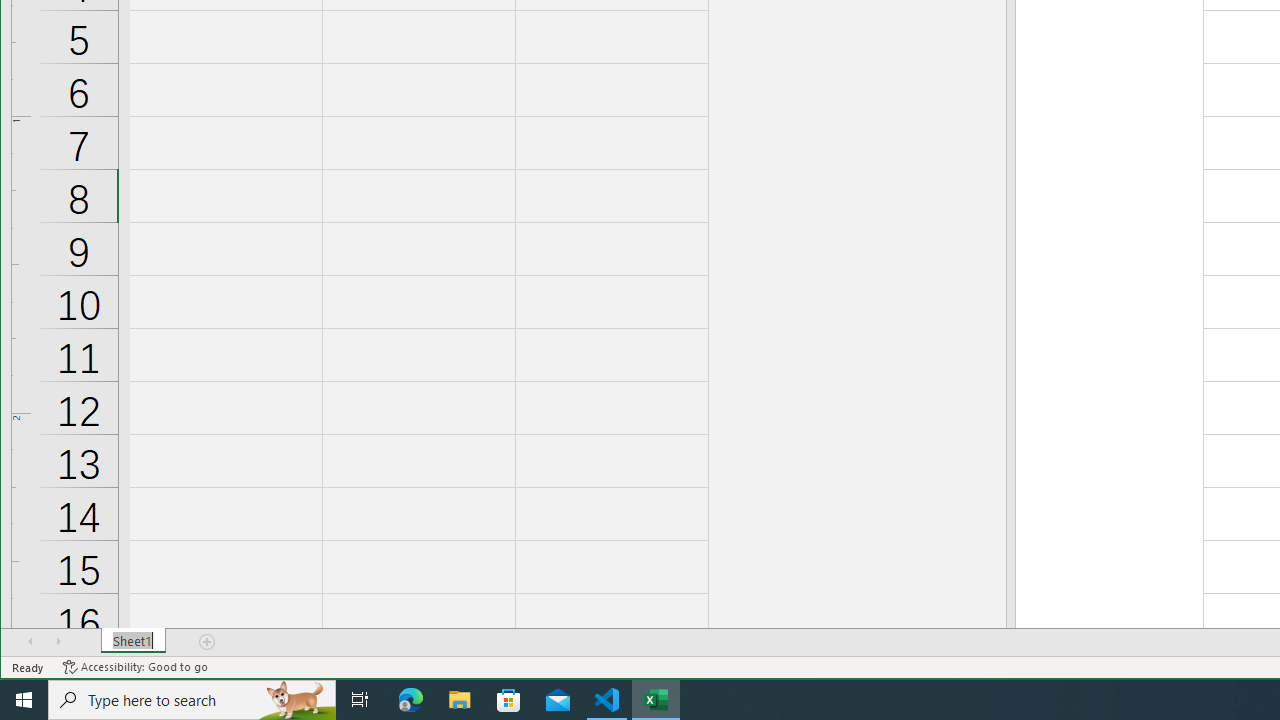  I want to click on 'Scroll Left', so click(30, 641).